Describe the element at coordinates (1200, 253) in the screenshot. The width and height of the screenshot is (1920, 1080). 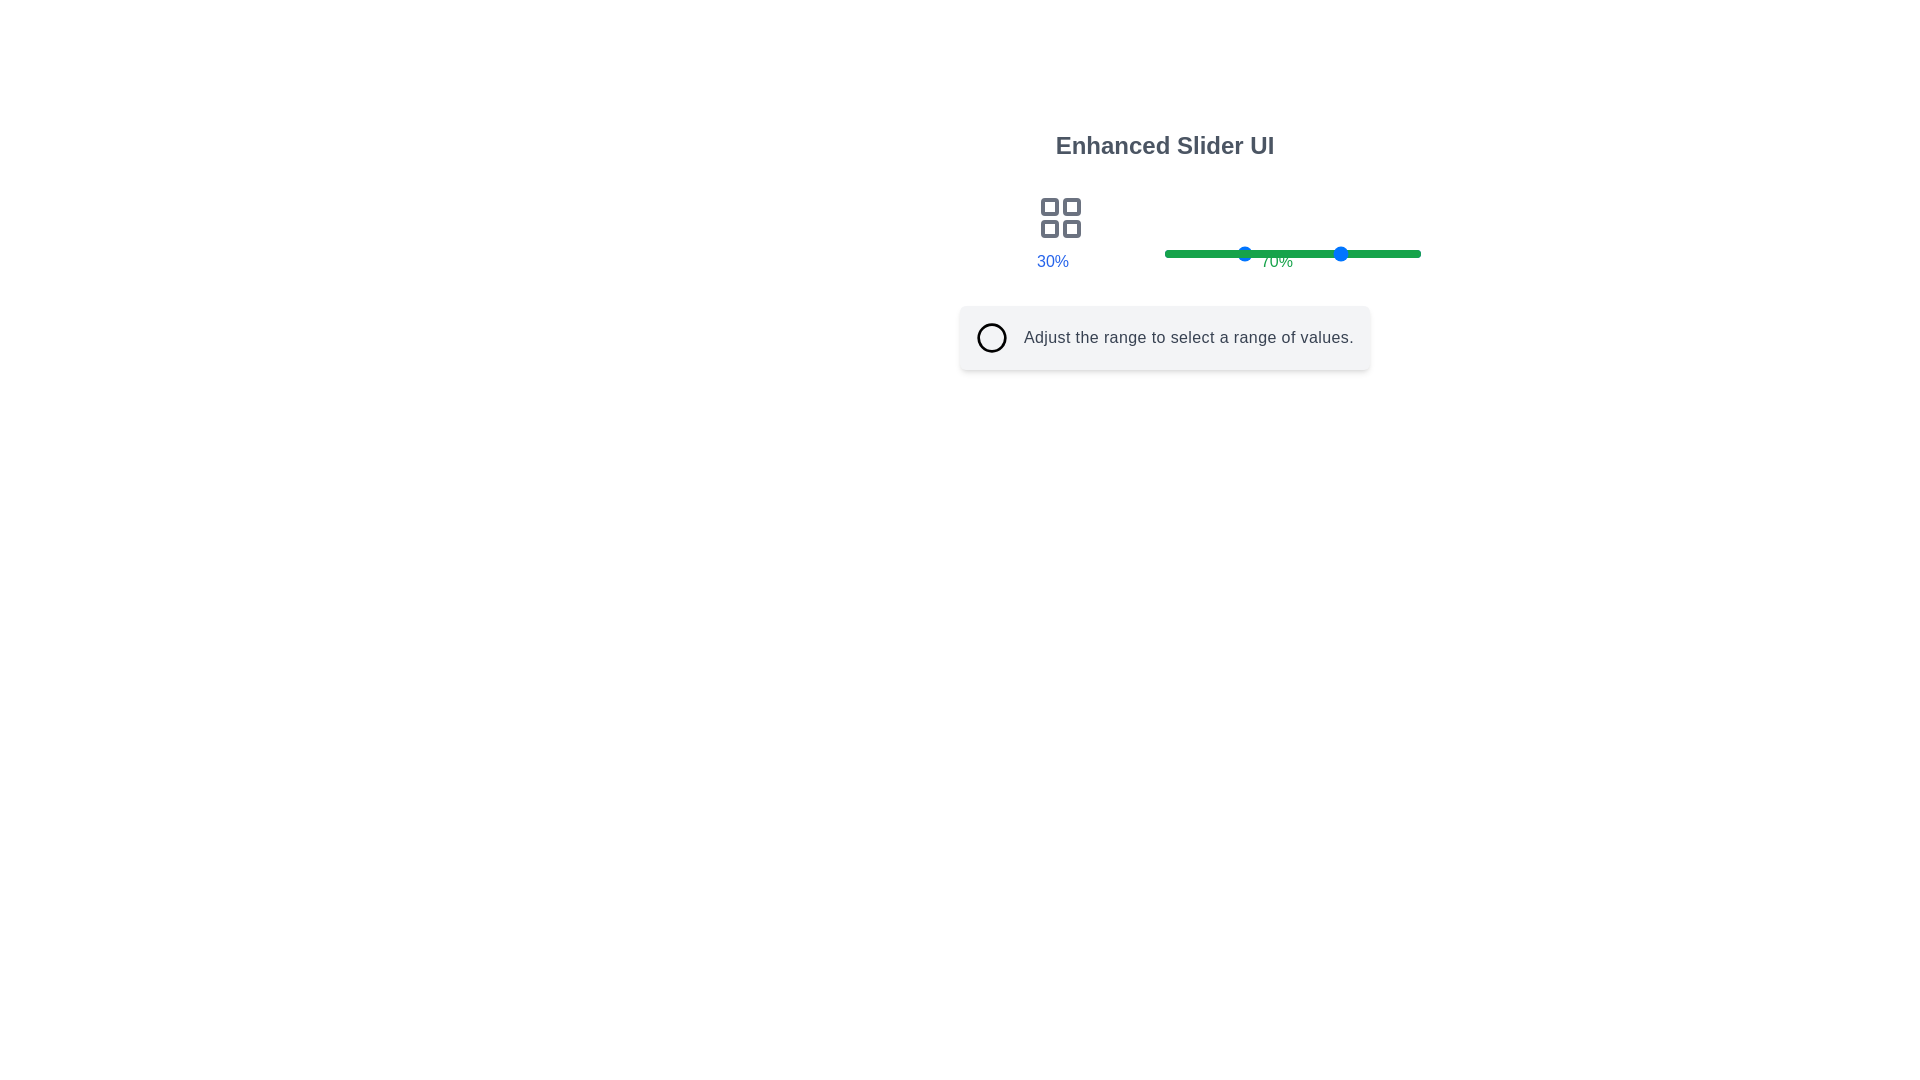
I see `the left slider to set the lower range value to 14` at that location.